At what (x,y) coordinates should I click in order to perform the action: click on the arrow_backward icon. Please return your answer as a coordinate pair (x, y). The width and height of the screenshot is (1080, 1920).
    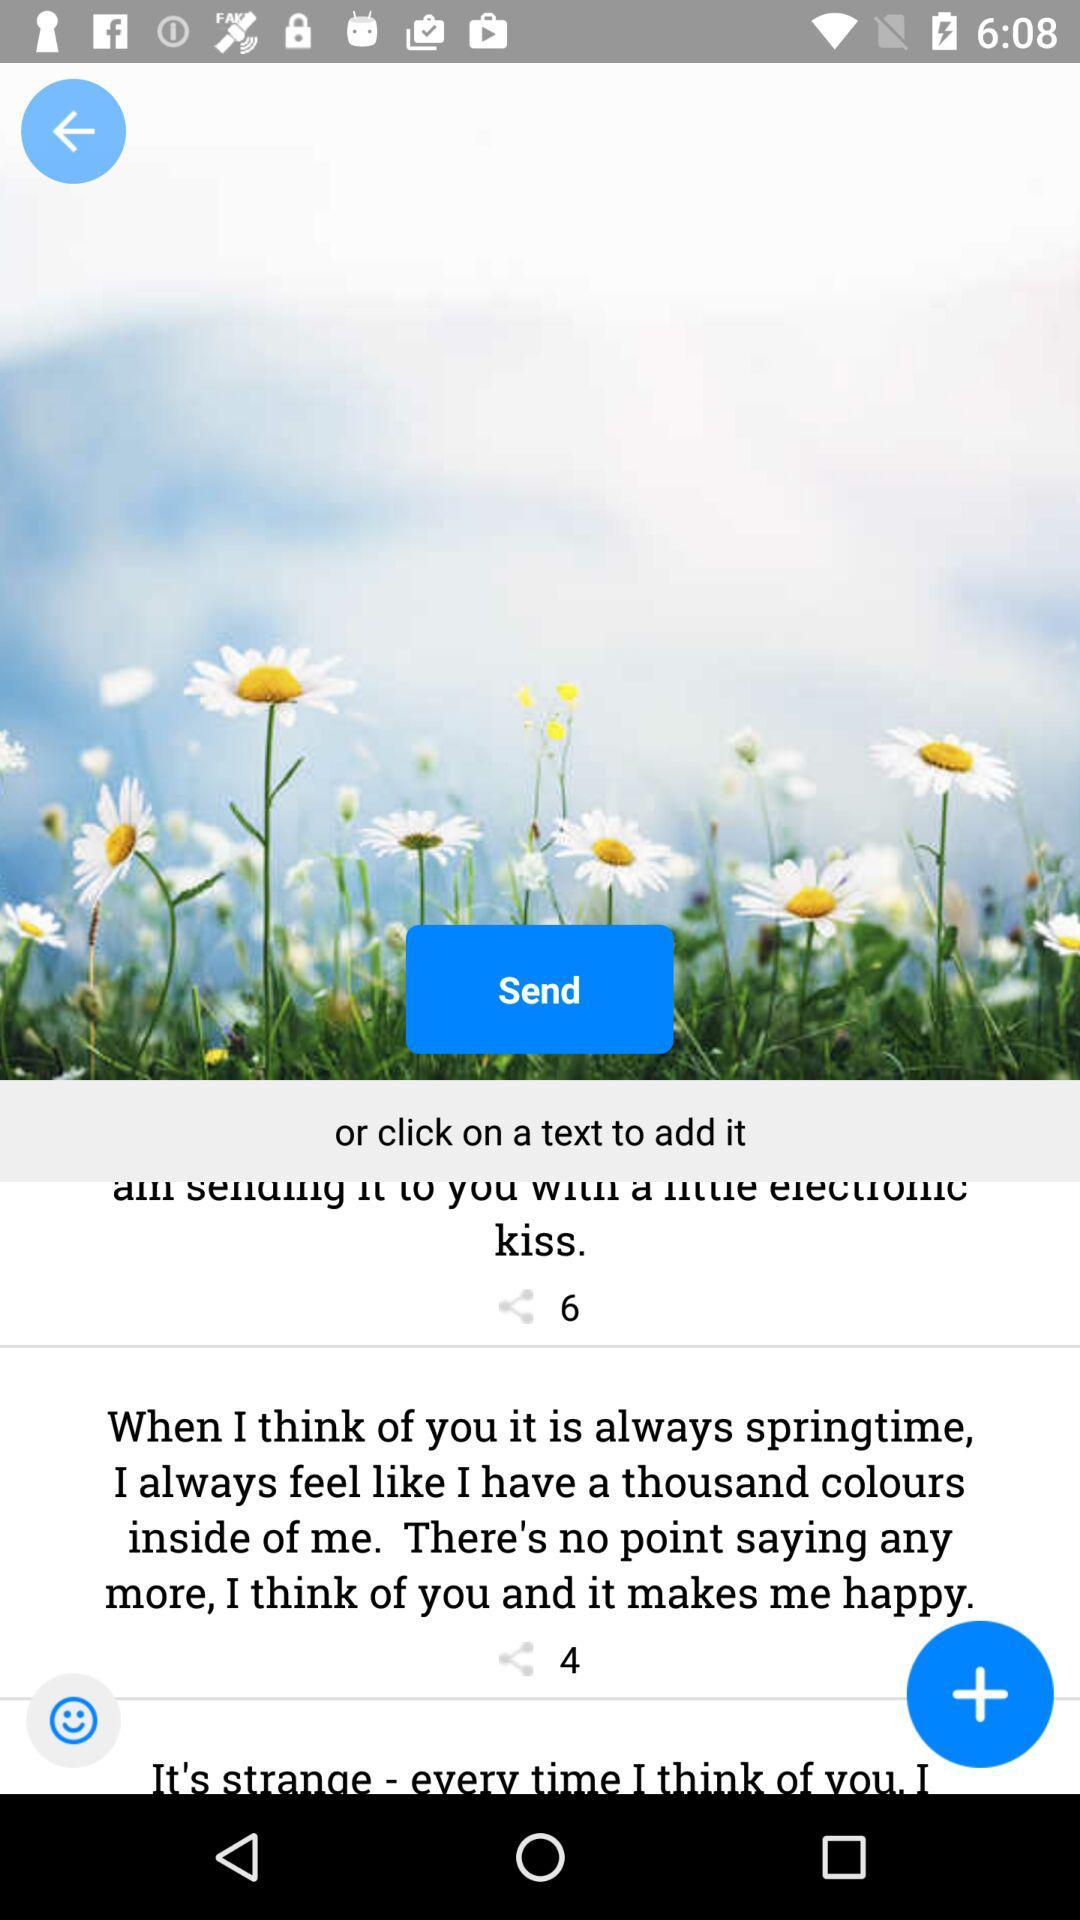
    Looking at the image, I should click on (72, 130).